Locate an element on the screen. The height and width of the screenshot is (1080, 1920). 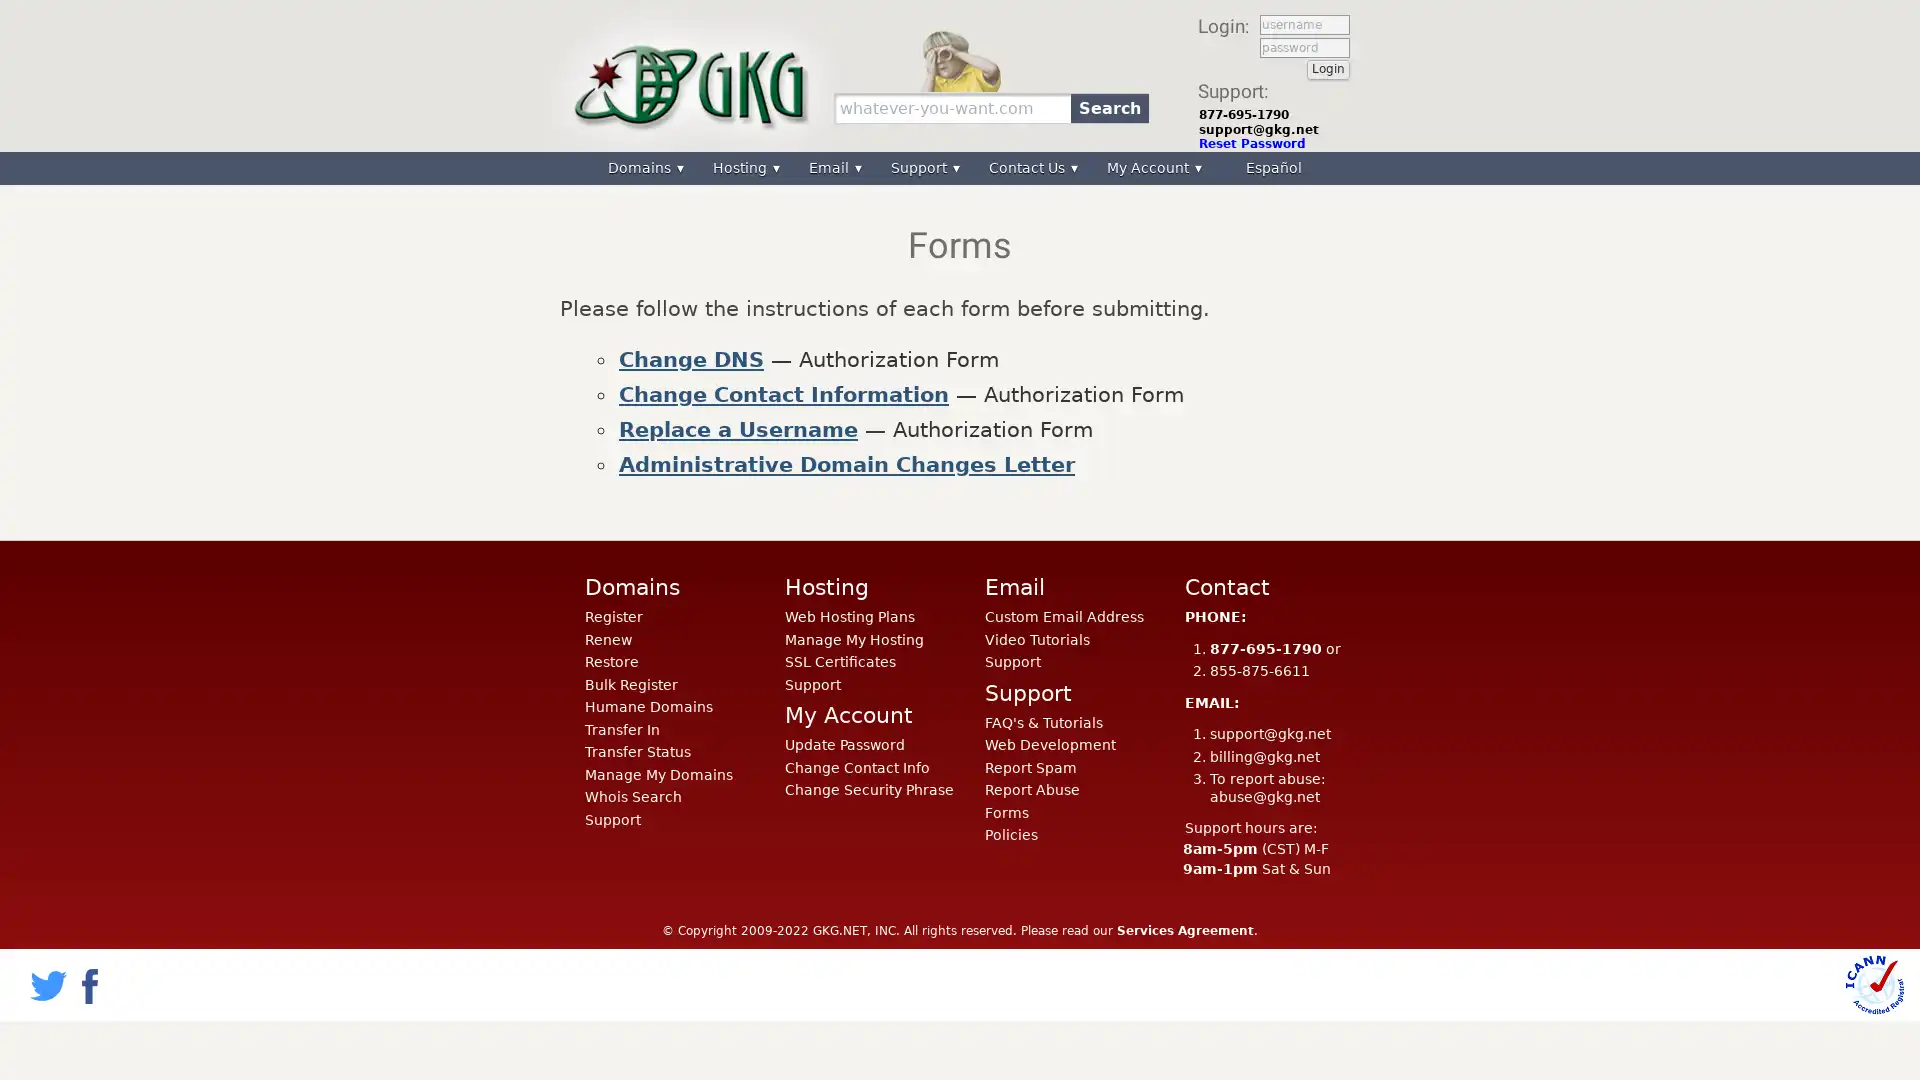
Login is located at coordinates (1328, 68).